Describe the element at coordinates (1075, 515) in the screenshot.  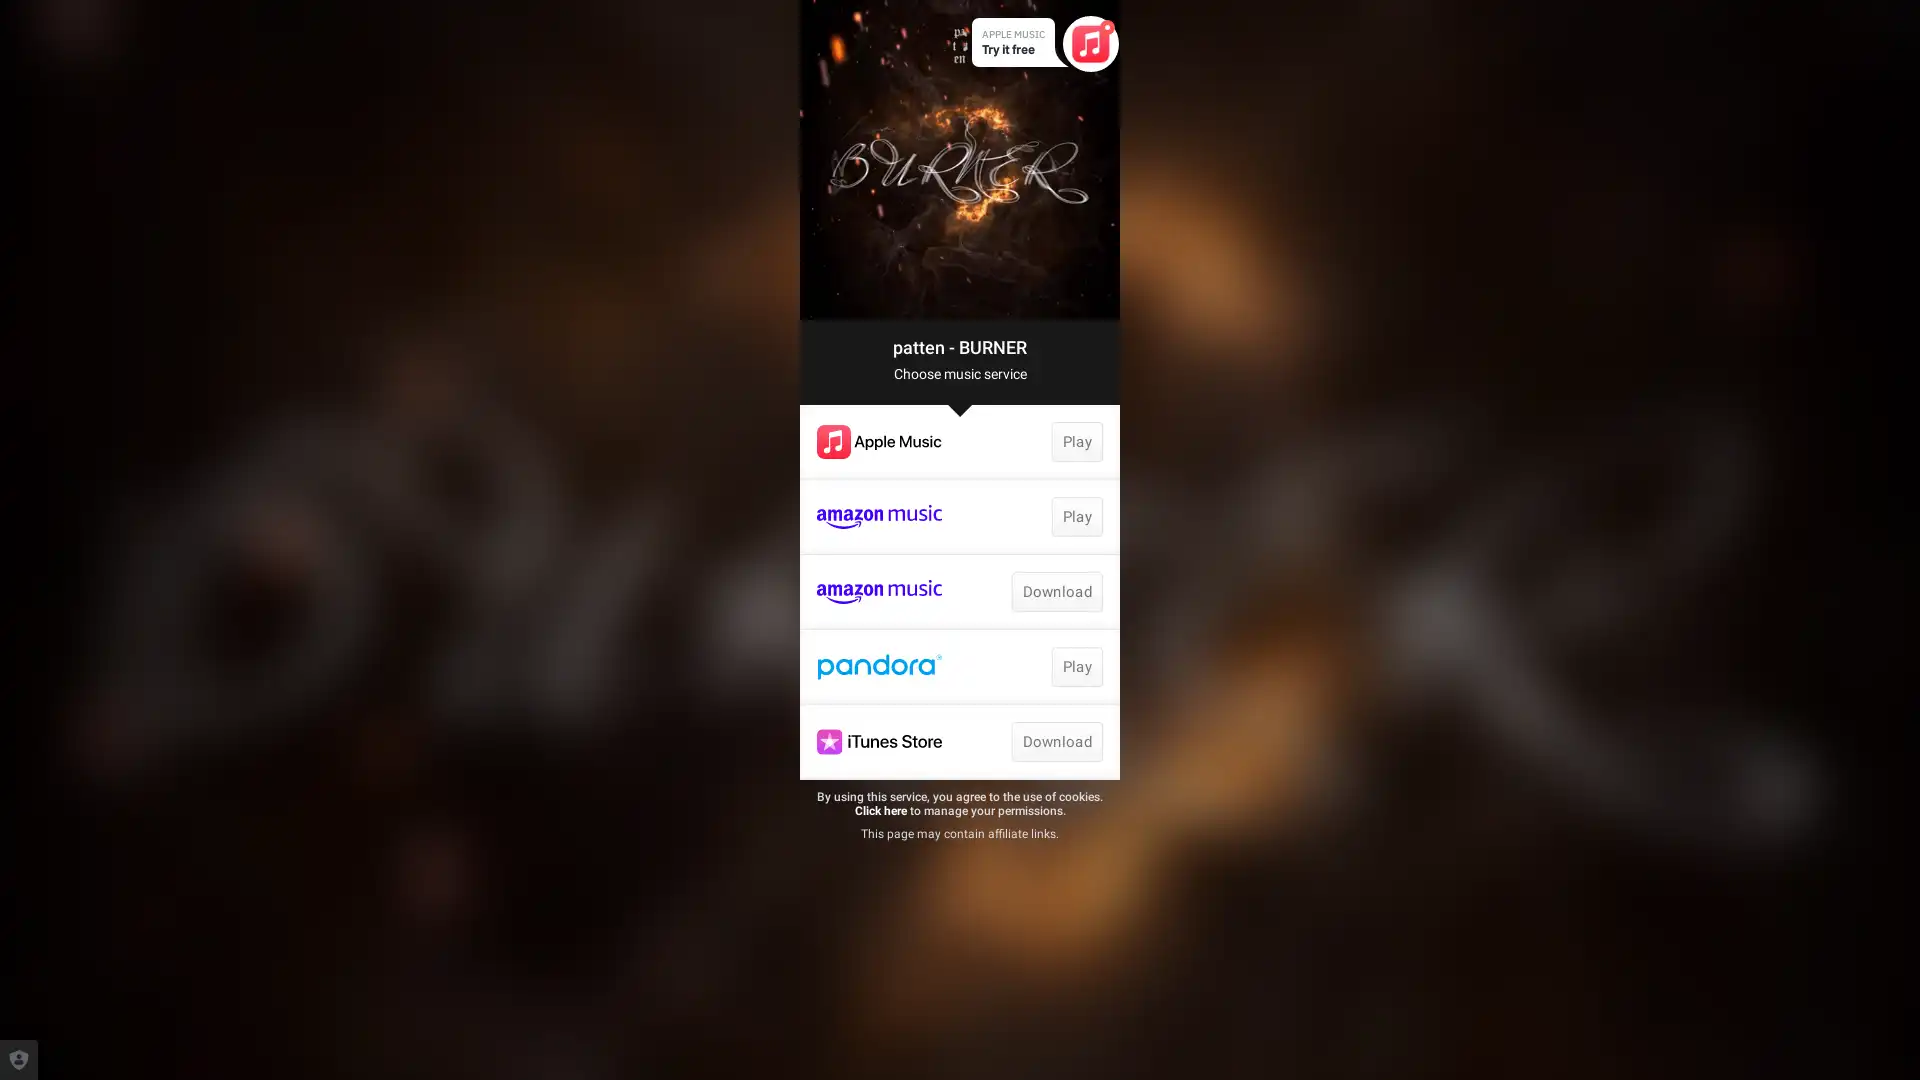
I see `Play` at that location.